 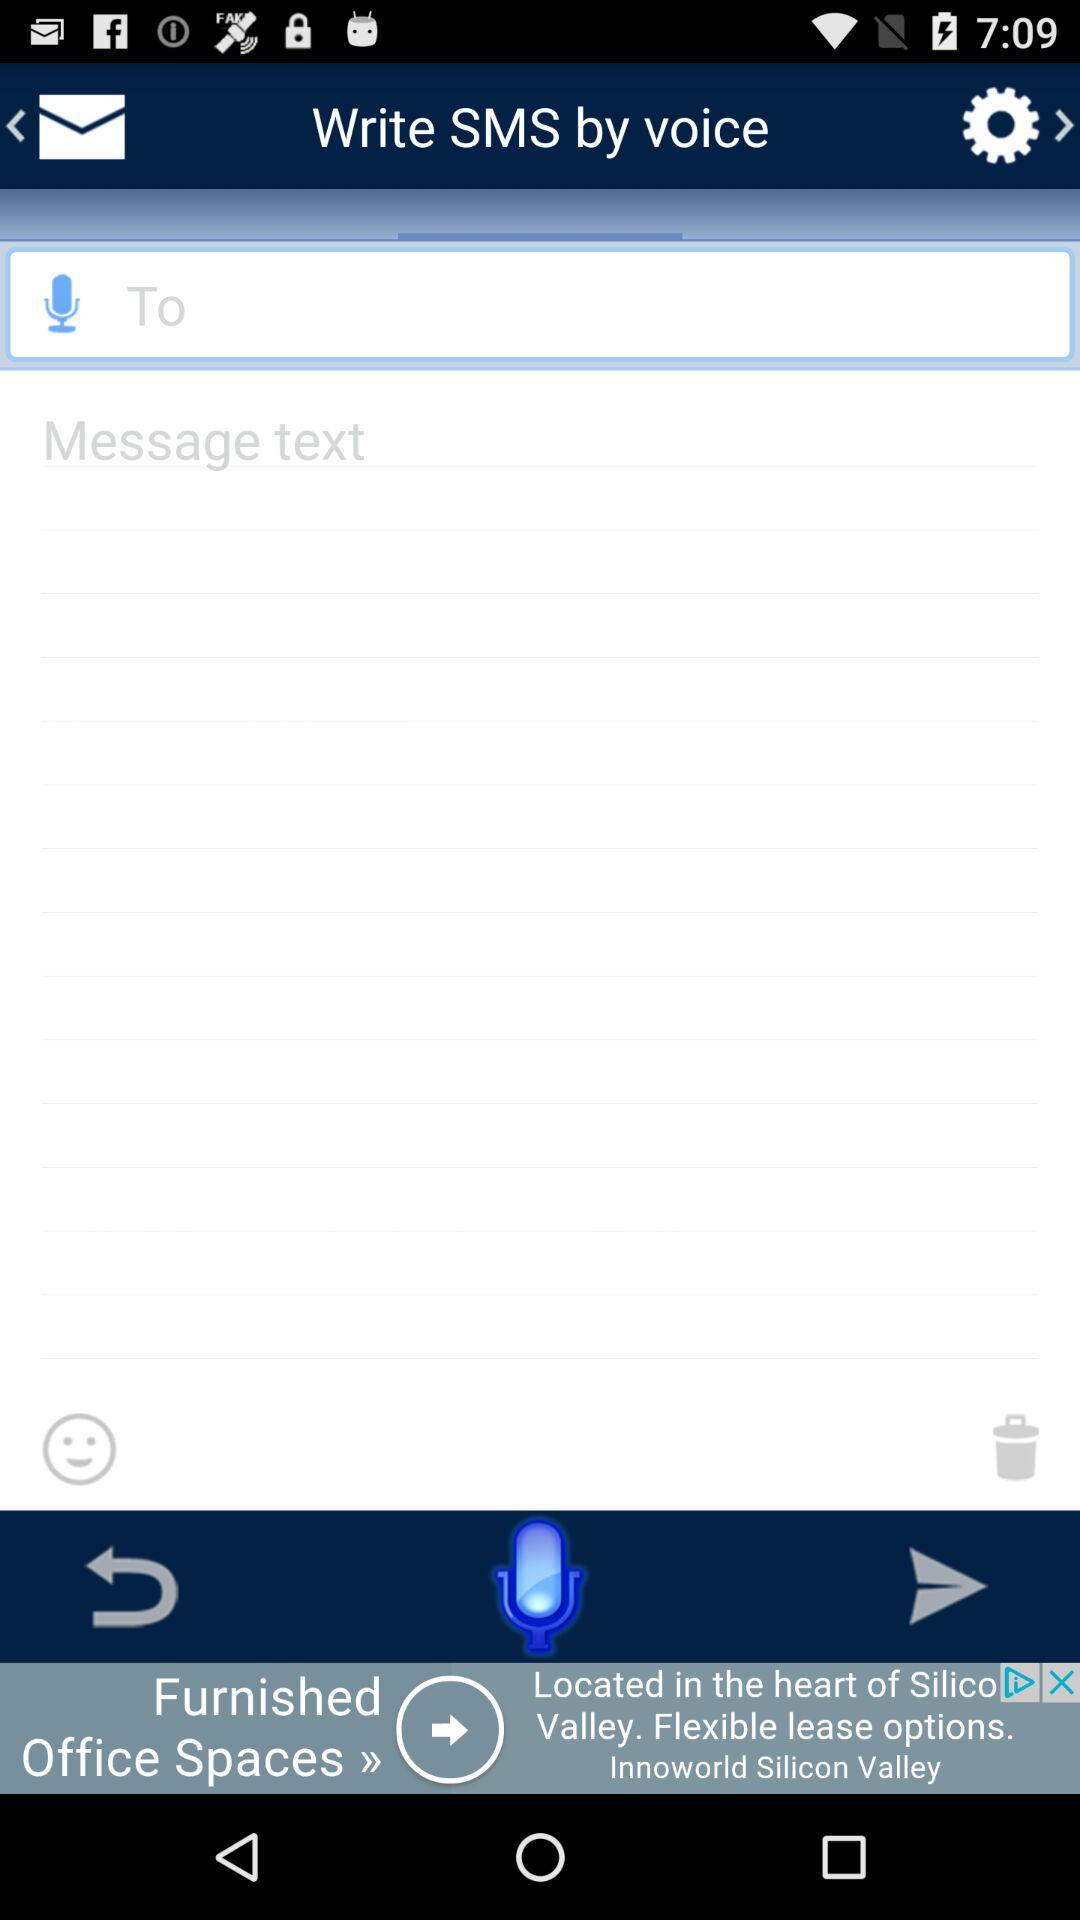 What do you see at coordinates (1016, 1447) in the screenshot?
I see `delete` at bounding box center [1016, 1447].